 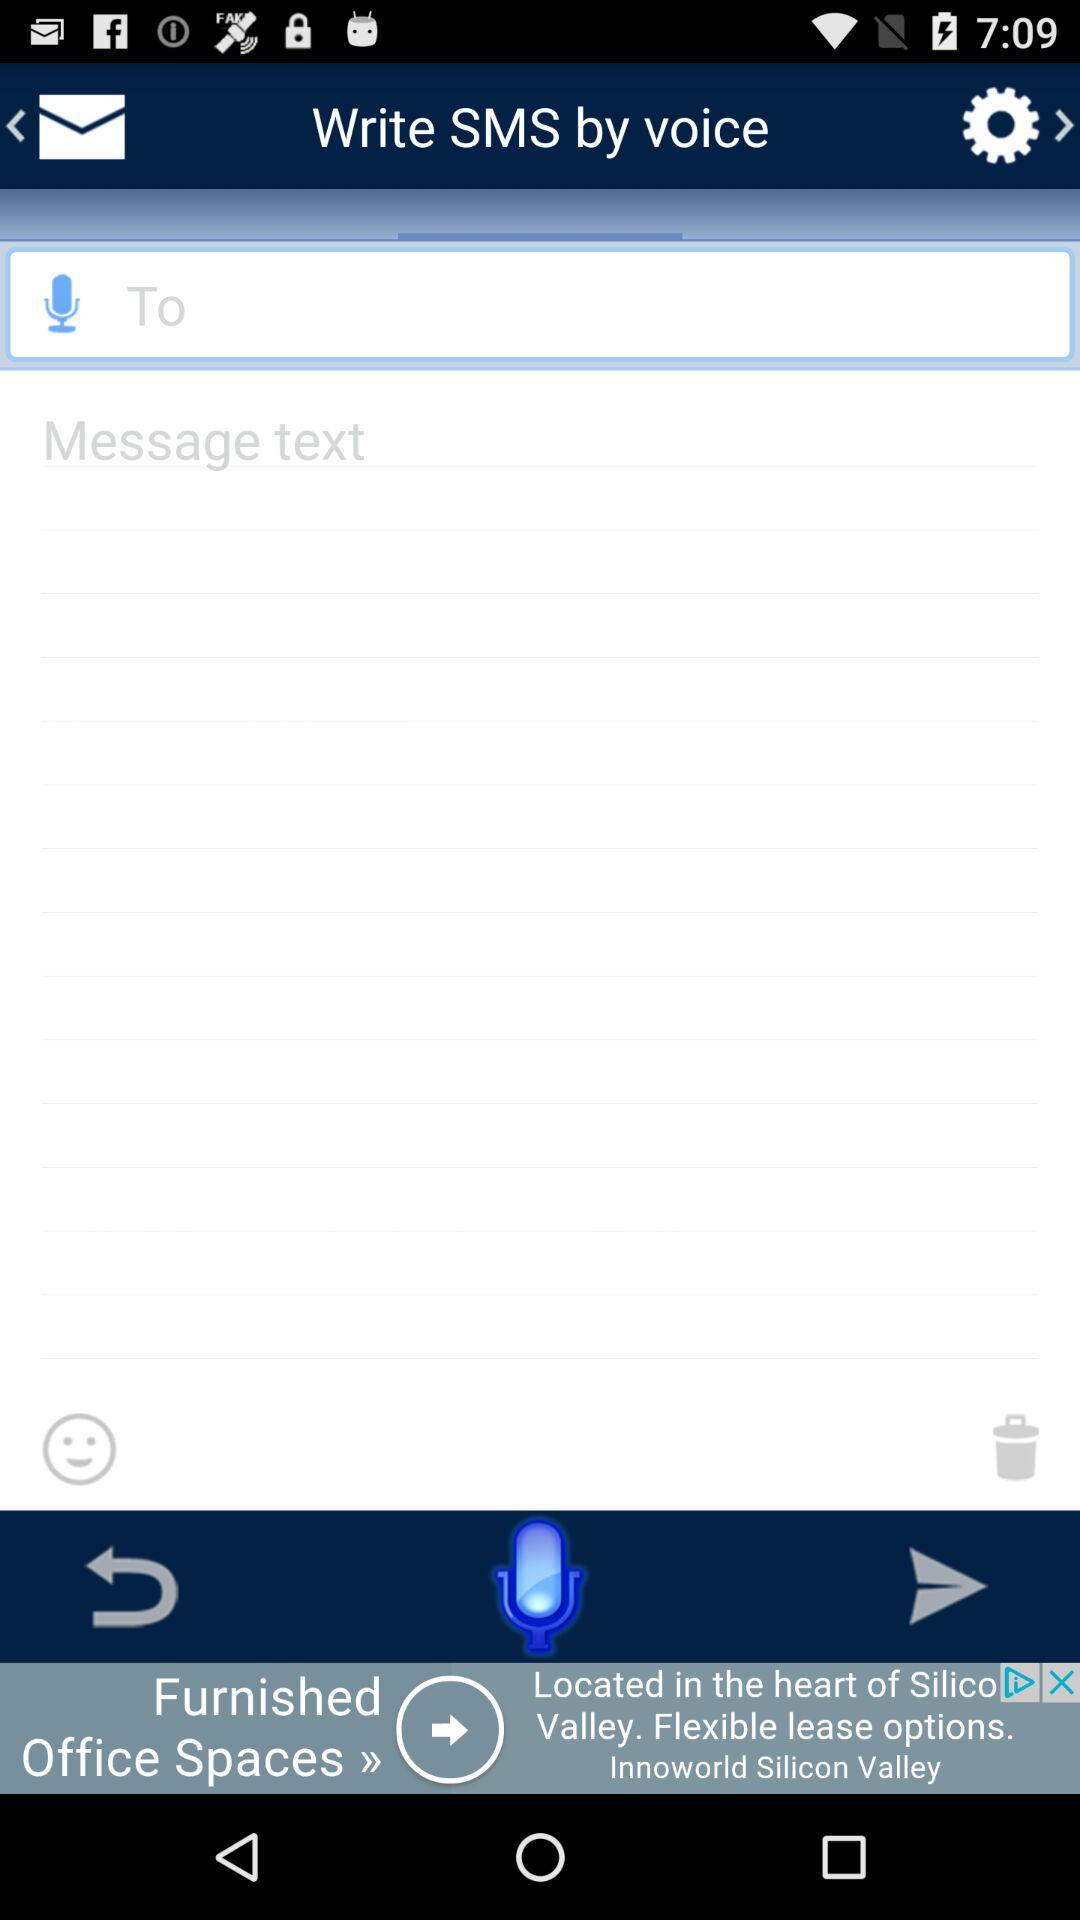 What do you see at coordinates (1016, 1447) in the screenshot?
I see `delete` at bounding box center [1016, 1447].